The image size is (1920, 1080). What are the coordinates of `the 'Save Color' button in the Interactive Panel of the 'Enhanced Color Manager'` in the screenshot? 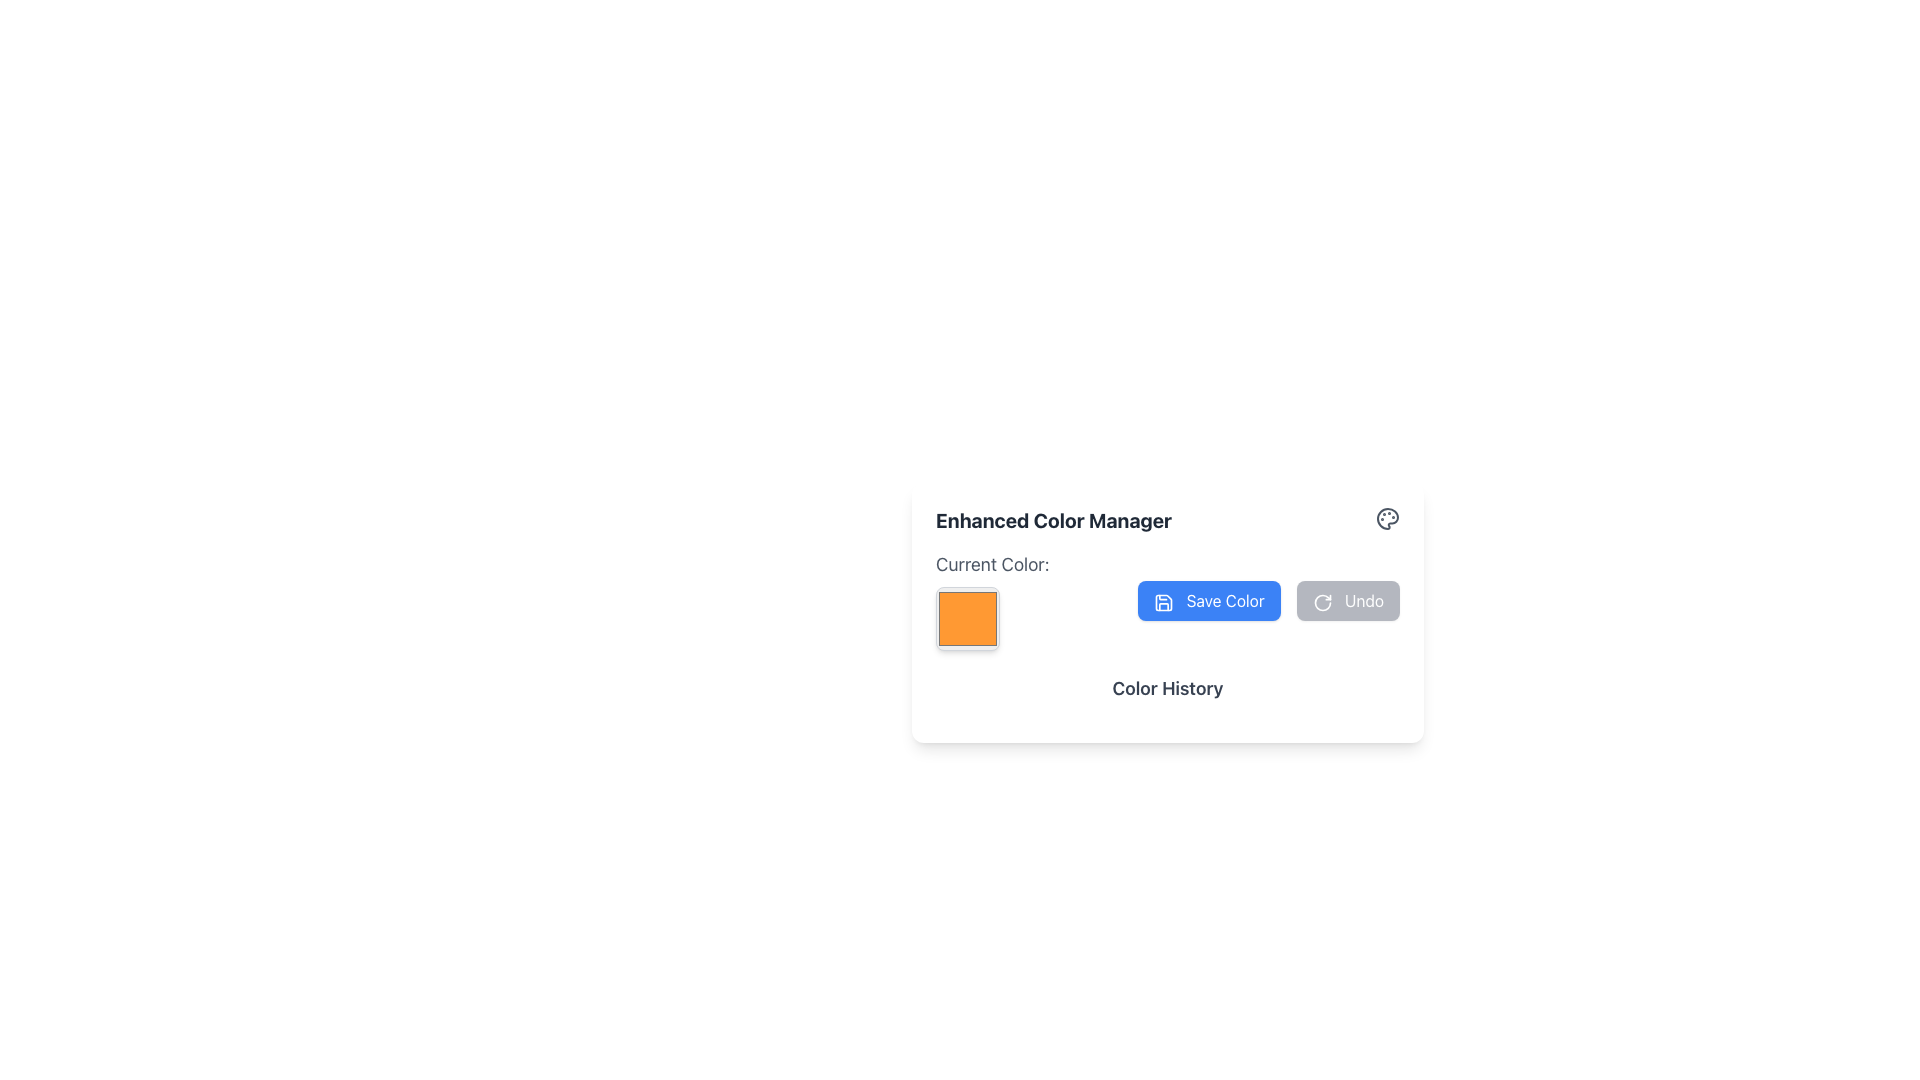 It's located at (1167, 600).